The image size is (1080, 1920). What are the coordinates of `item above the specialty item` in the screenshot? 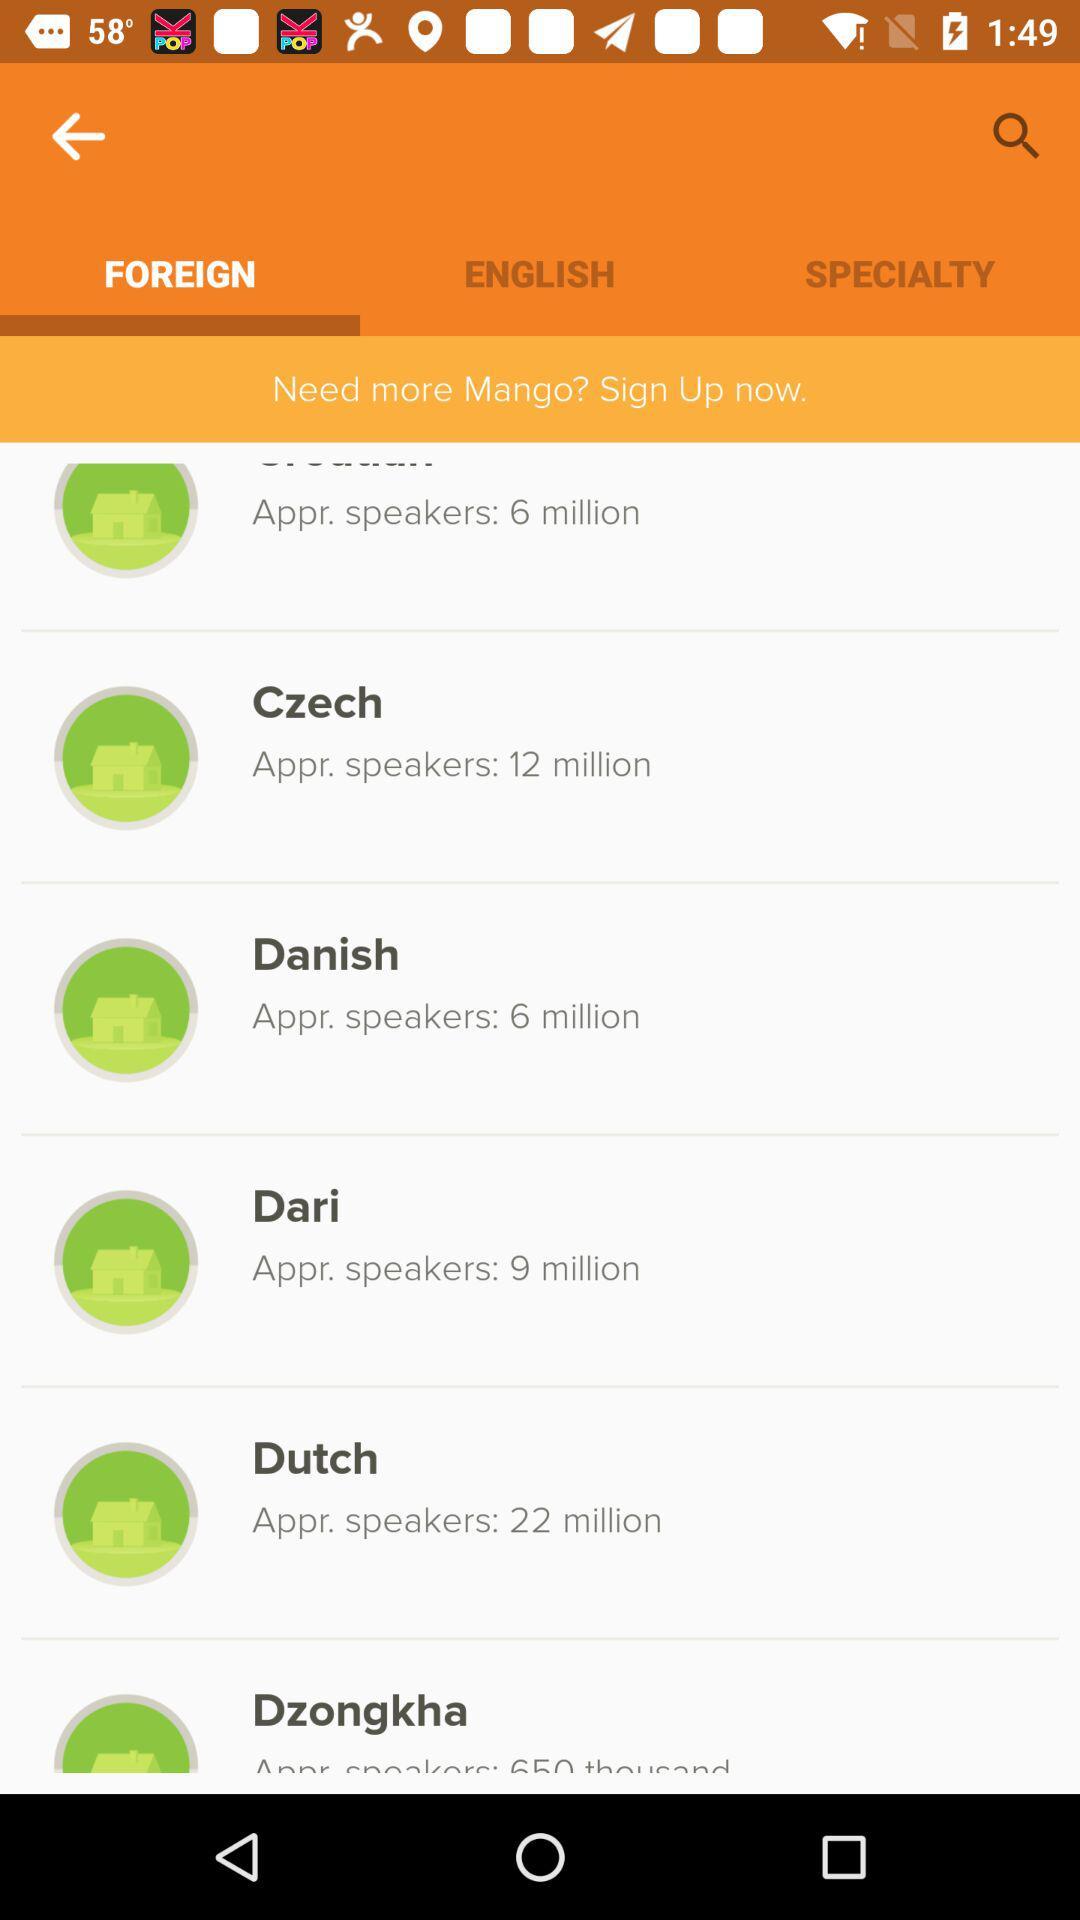 It's located at (1017, 135).